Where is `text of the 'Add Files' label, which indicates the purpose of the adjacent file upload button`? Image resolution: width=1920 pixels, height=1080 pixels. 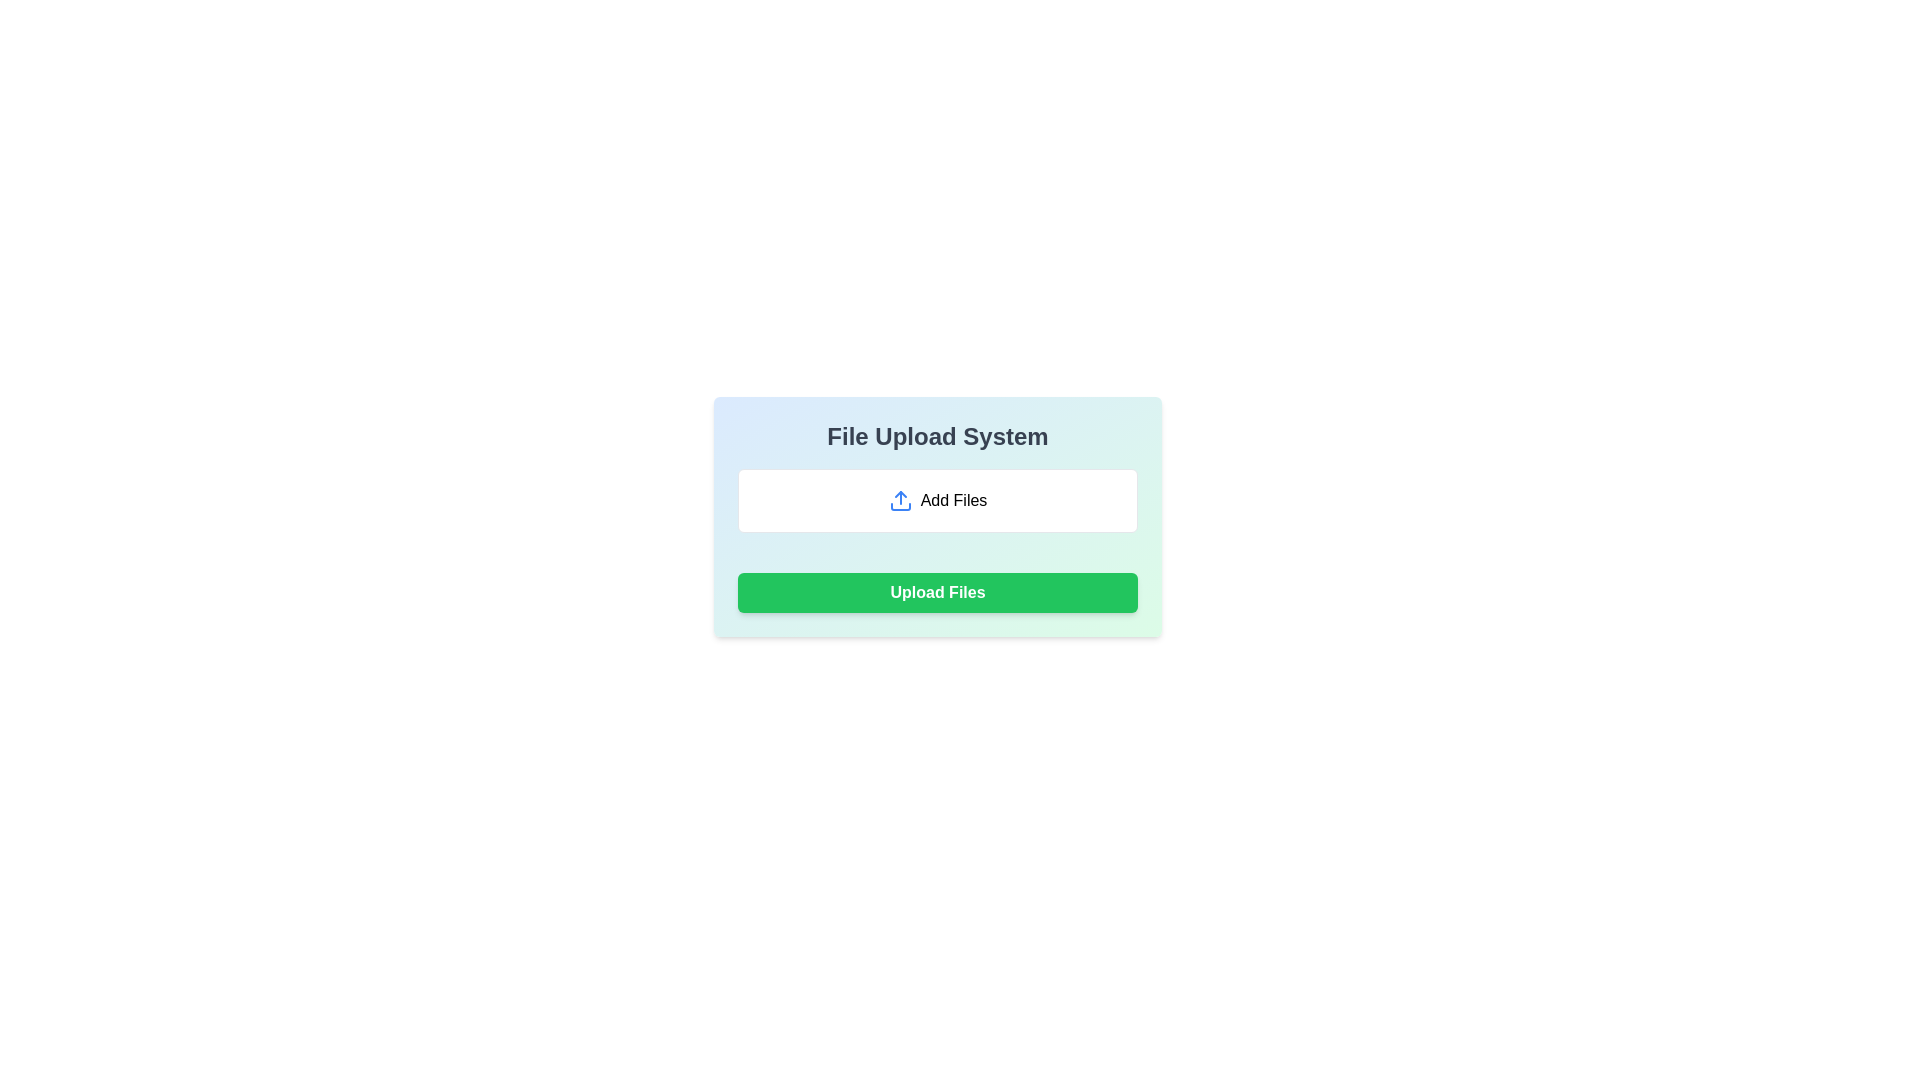
text of the 'Add Files' label, which indicates the purpose of the adjacent file upload button is located at coordinates (953, 500).